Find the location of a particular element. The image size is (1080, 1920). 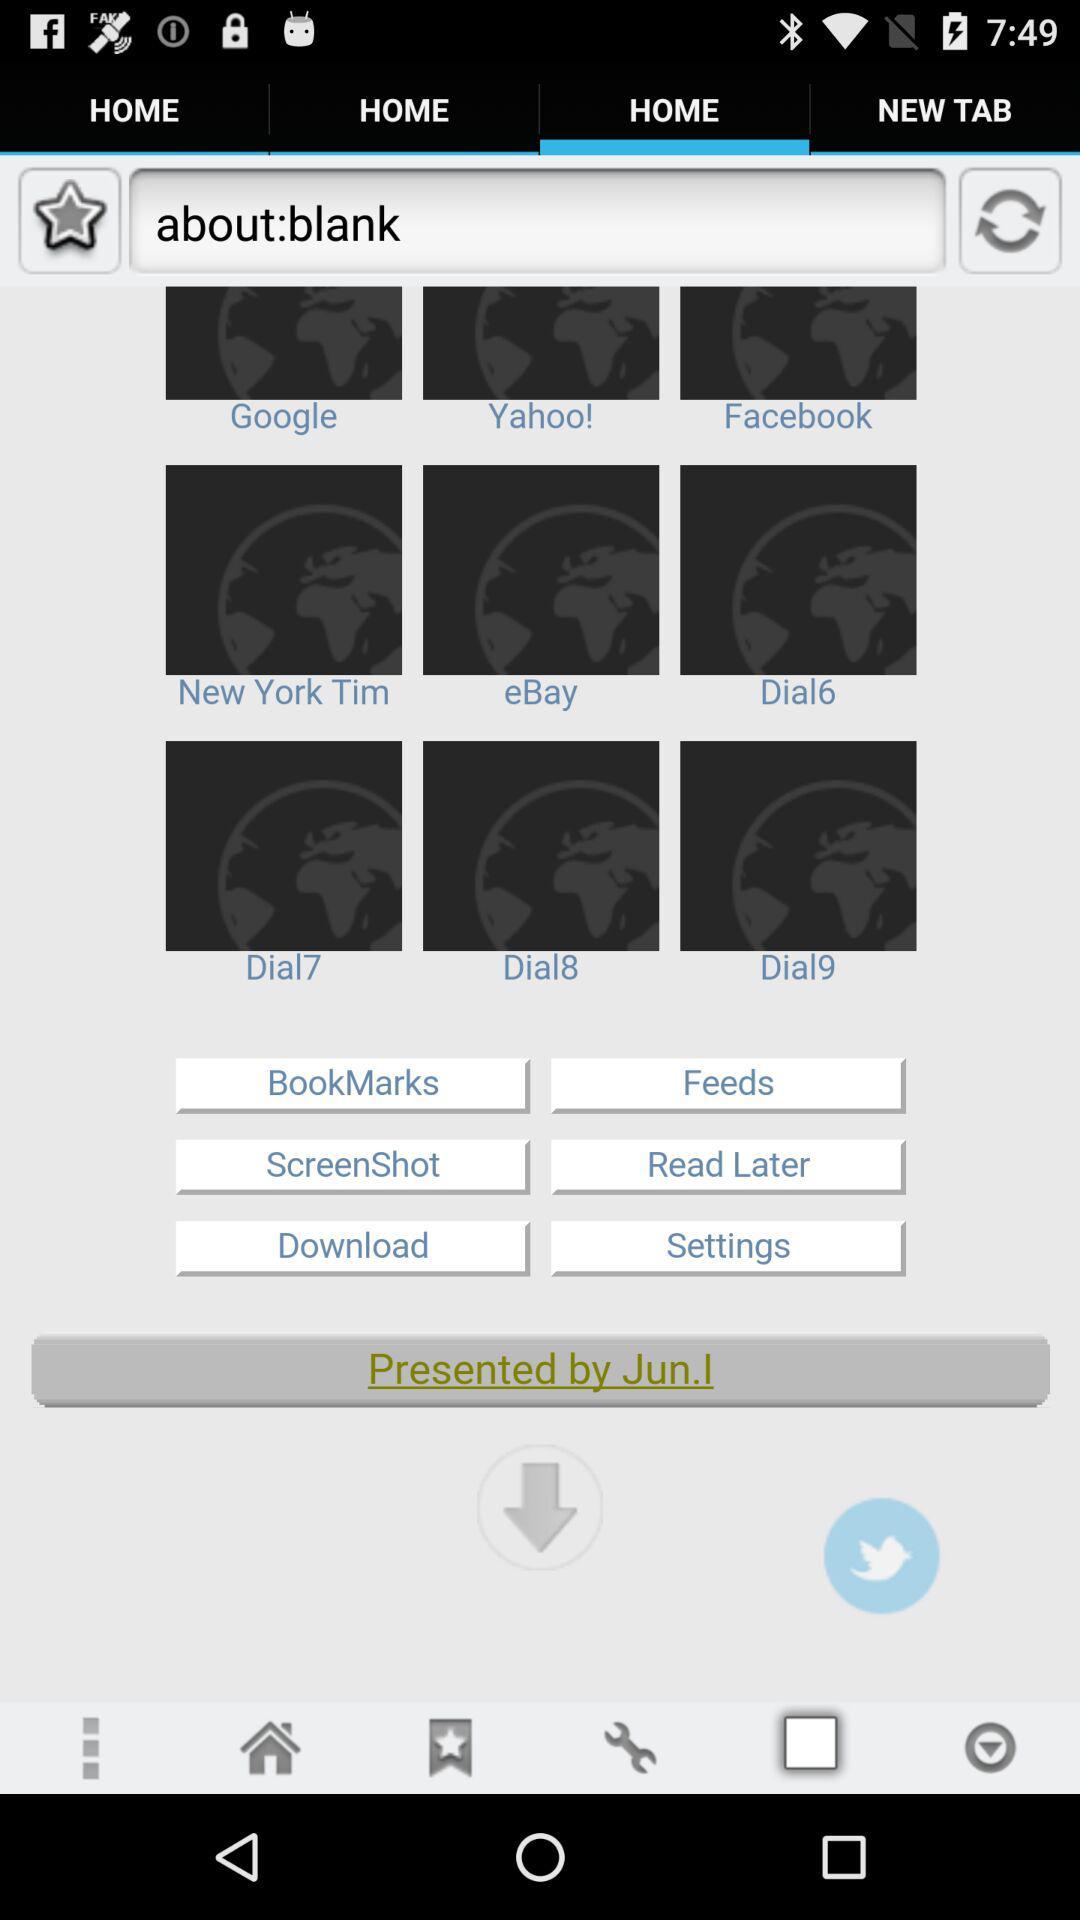

the bookmark icon is located at coordinates (450, 1869).